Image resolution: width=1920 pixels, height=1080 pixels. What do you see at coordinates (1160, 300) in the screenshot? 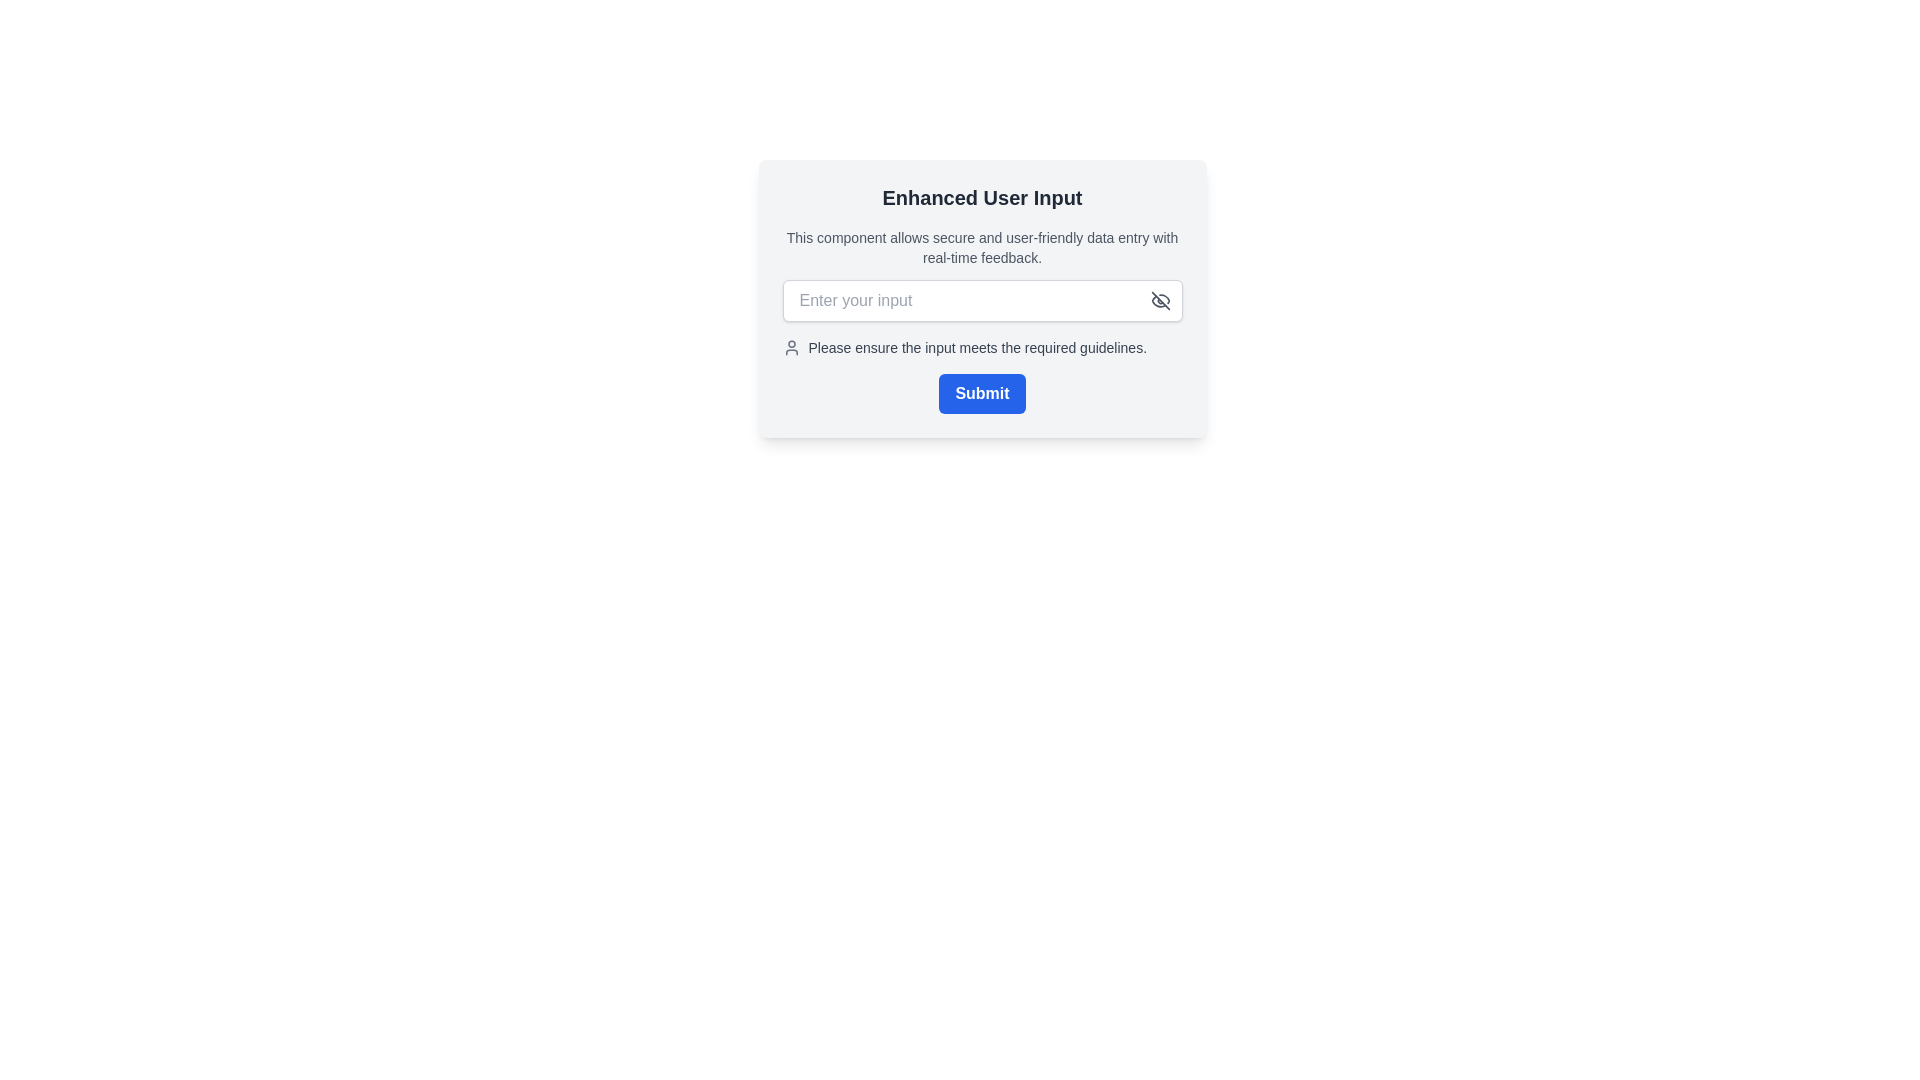
I see `the 'hidden' icon button resembling an eye with a diagonal line crossing it, located at the far right of the password input field` at bounding box center [1160, 300].